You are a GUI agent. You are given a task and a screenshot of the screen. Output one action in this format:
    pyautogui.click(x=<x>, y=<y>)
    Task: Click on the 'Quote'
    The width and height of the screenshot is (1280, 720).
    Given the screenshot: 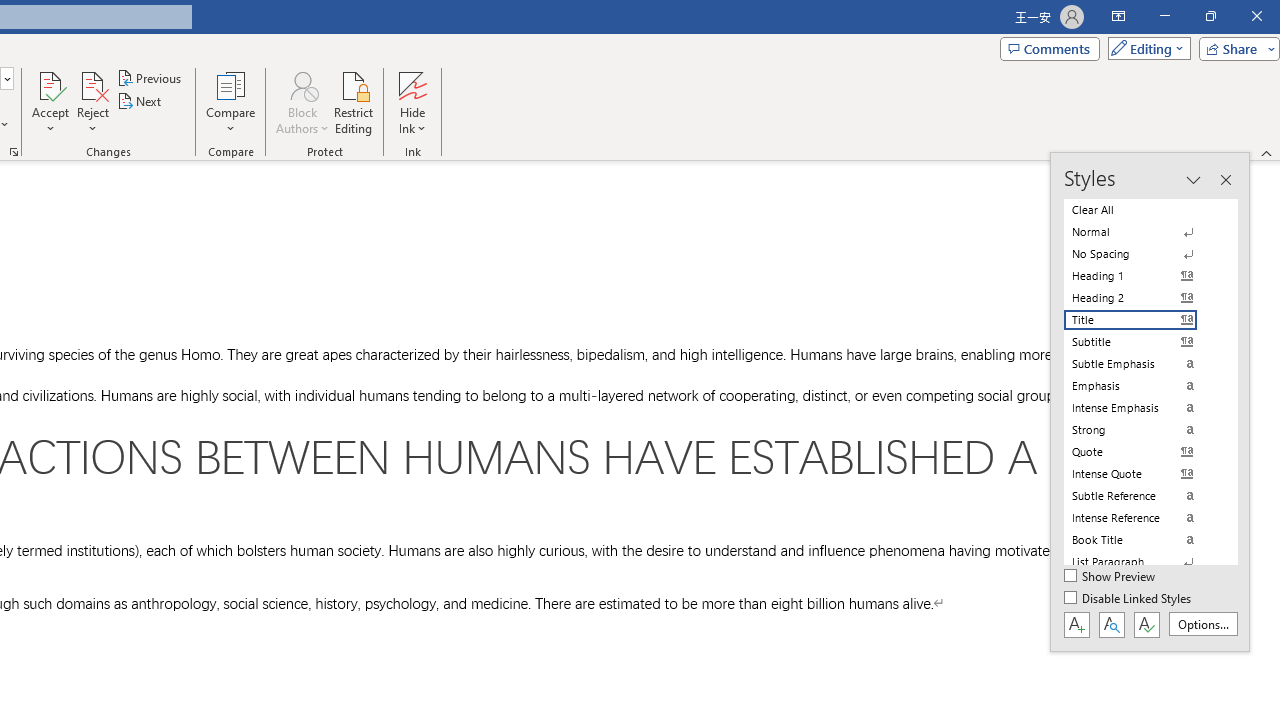 What is the action you would take?
    pyautogui.click(x=1142, y=451)
    